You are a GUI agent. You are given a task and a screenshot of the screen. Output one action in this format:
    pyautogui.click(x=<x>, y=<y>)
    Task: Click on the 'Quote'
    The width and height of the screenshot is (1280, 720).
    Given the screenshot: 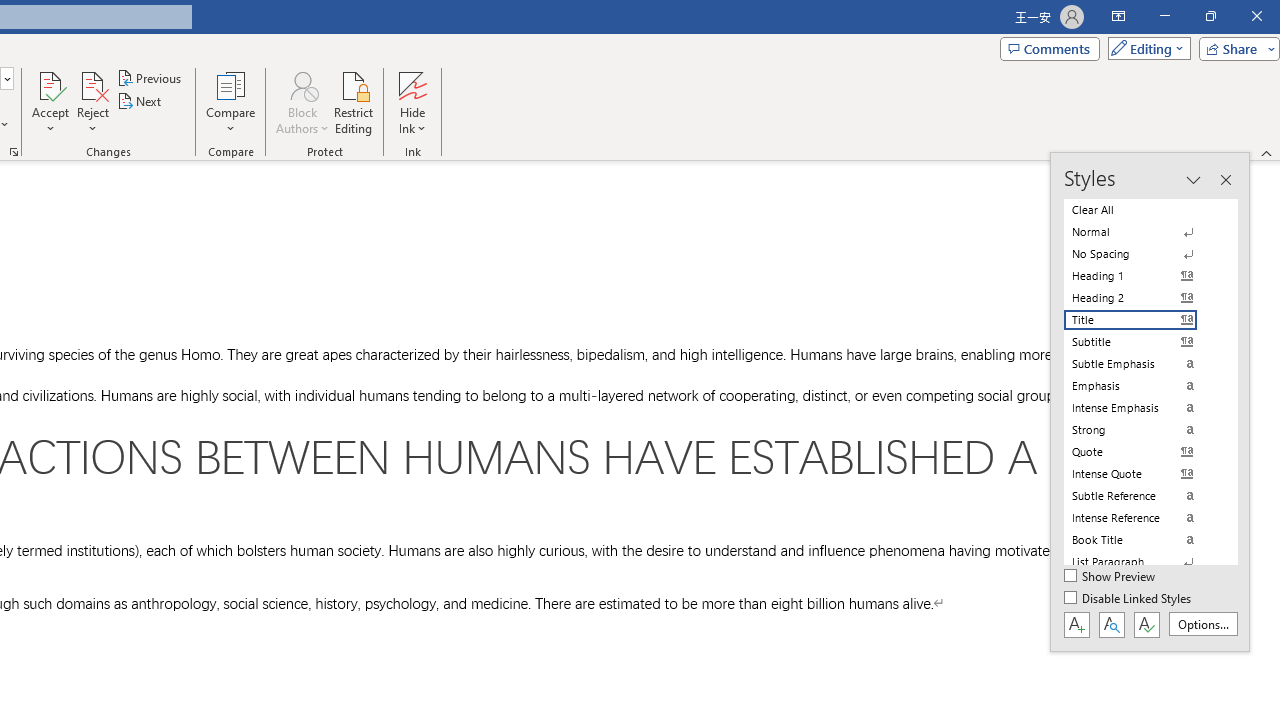 What is the action you would take?
    pyautogui.click(x=1142, y=451)
    